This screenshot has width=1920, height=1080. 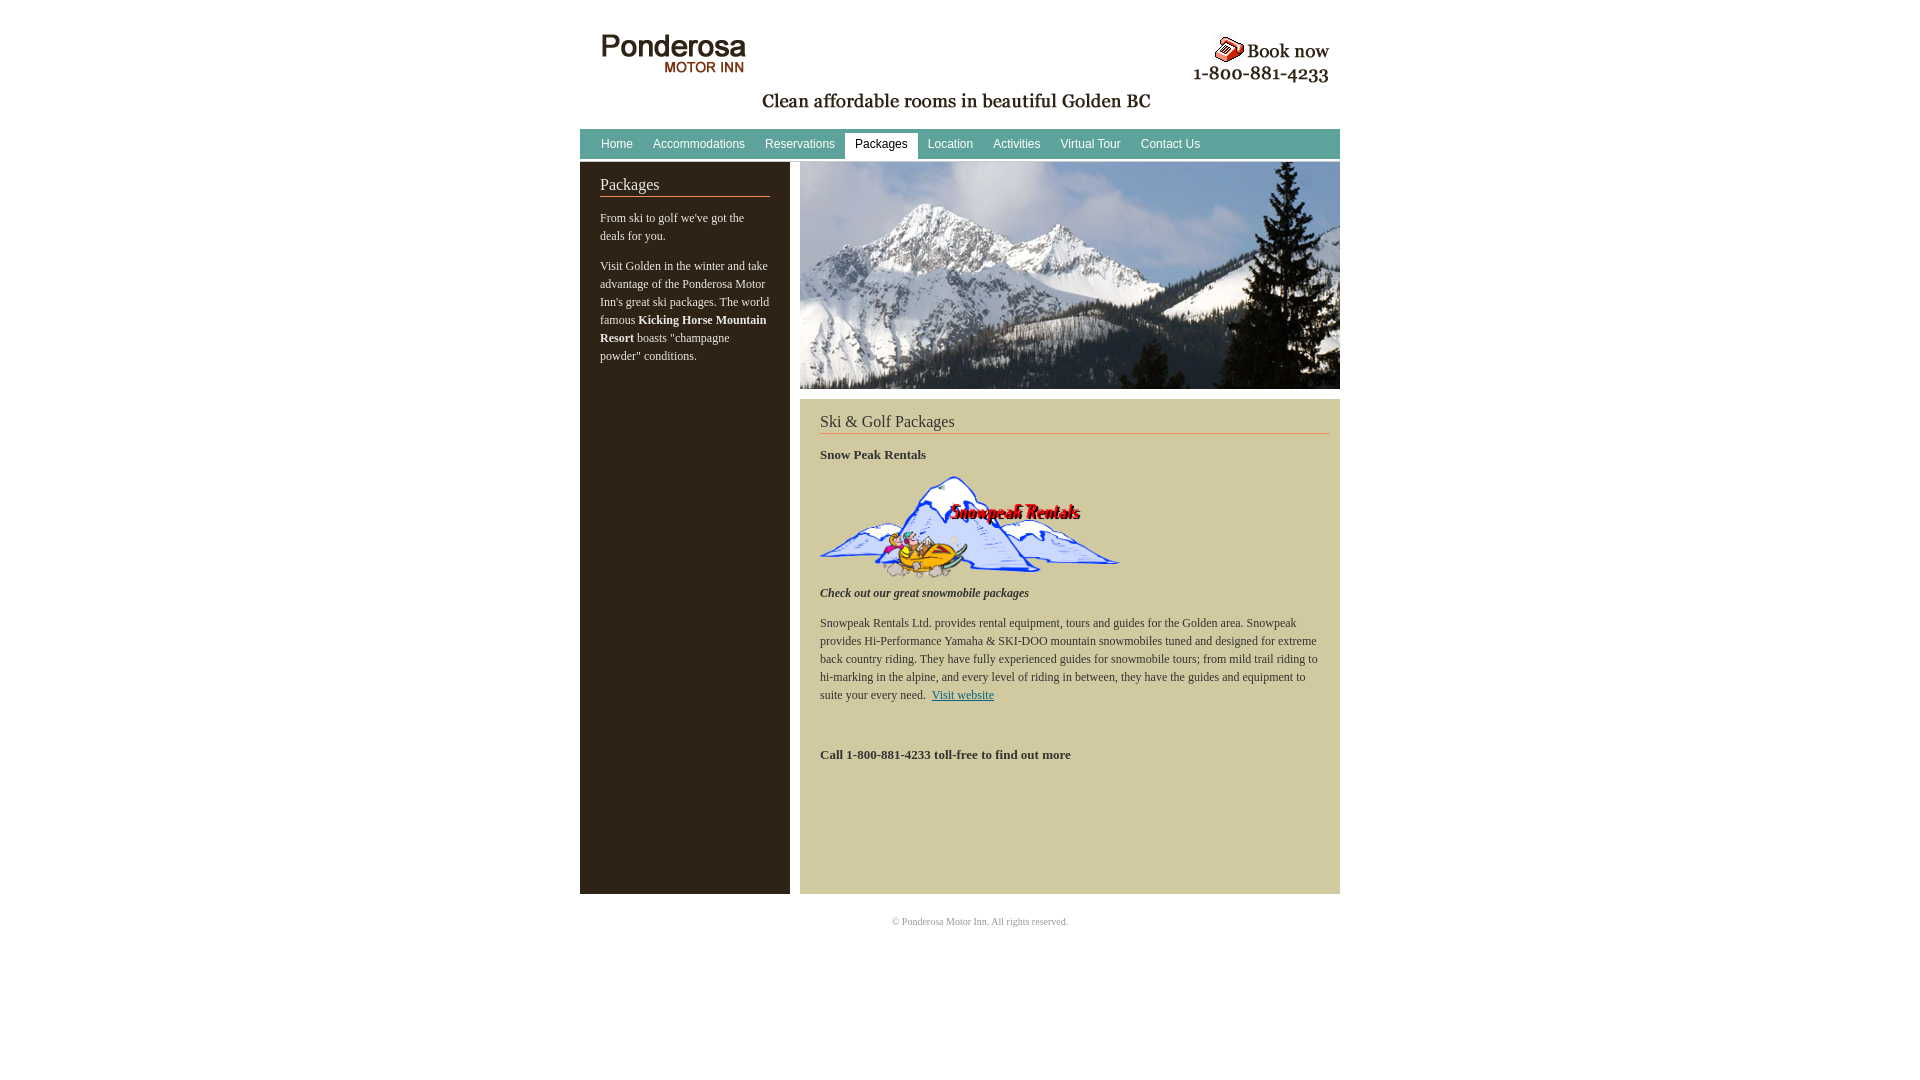 What do you see at coordinates (800, 145) in the screenshot?
I see `'Reservations'` at bounding box center [800, 145].